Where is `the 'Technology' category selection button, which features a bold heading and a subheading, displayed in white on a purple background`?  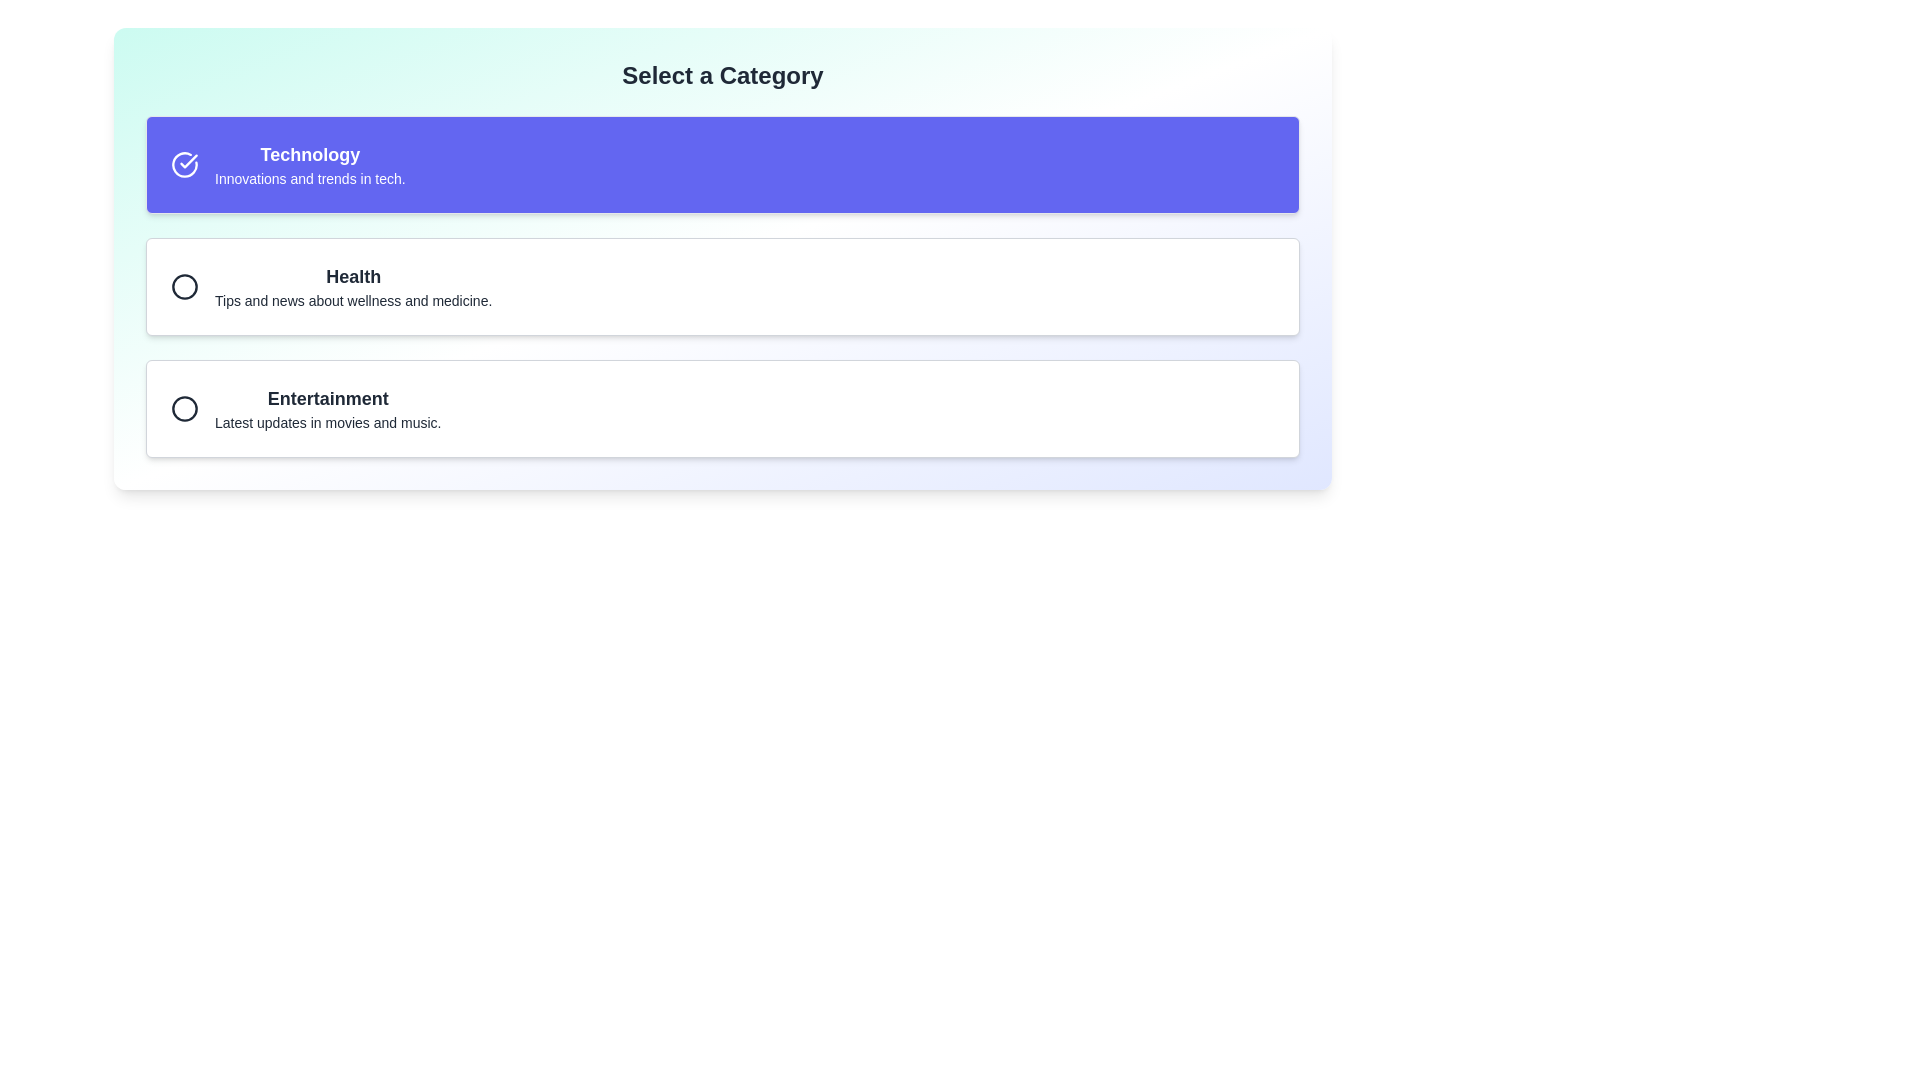 the 'Technology' category selection button, which features a bold heading and a subheading, displayed in white on a purple background is located at coordinates (309, 164).